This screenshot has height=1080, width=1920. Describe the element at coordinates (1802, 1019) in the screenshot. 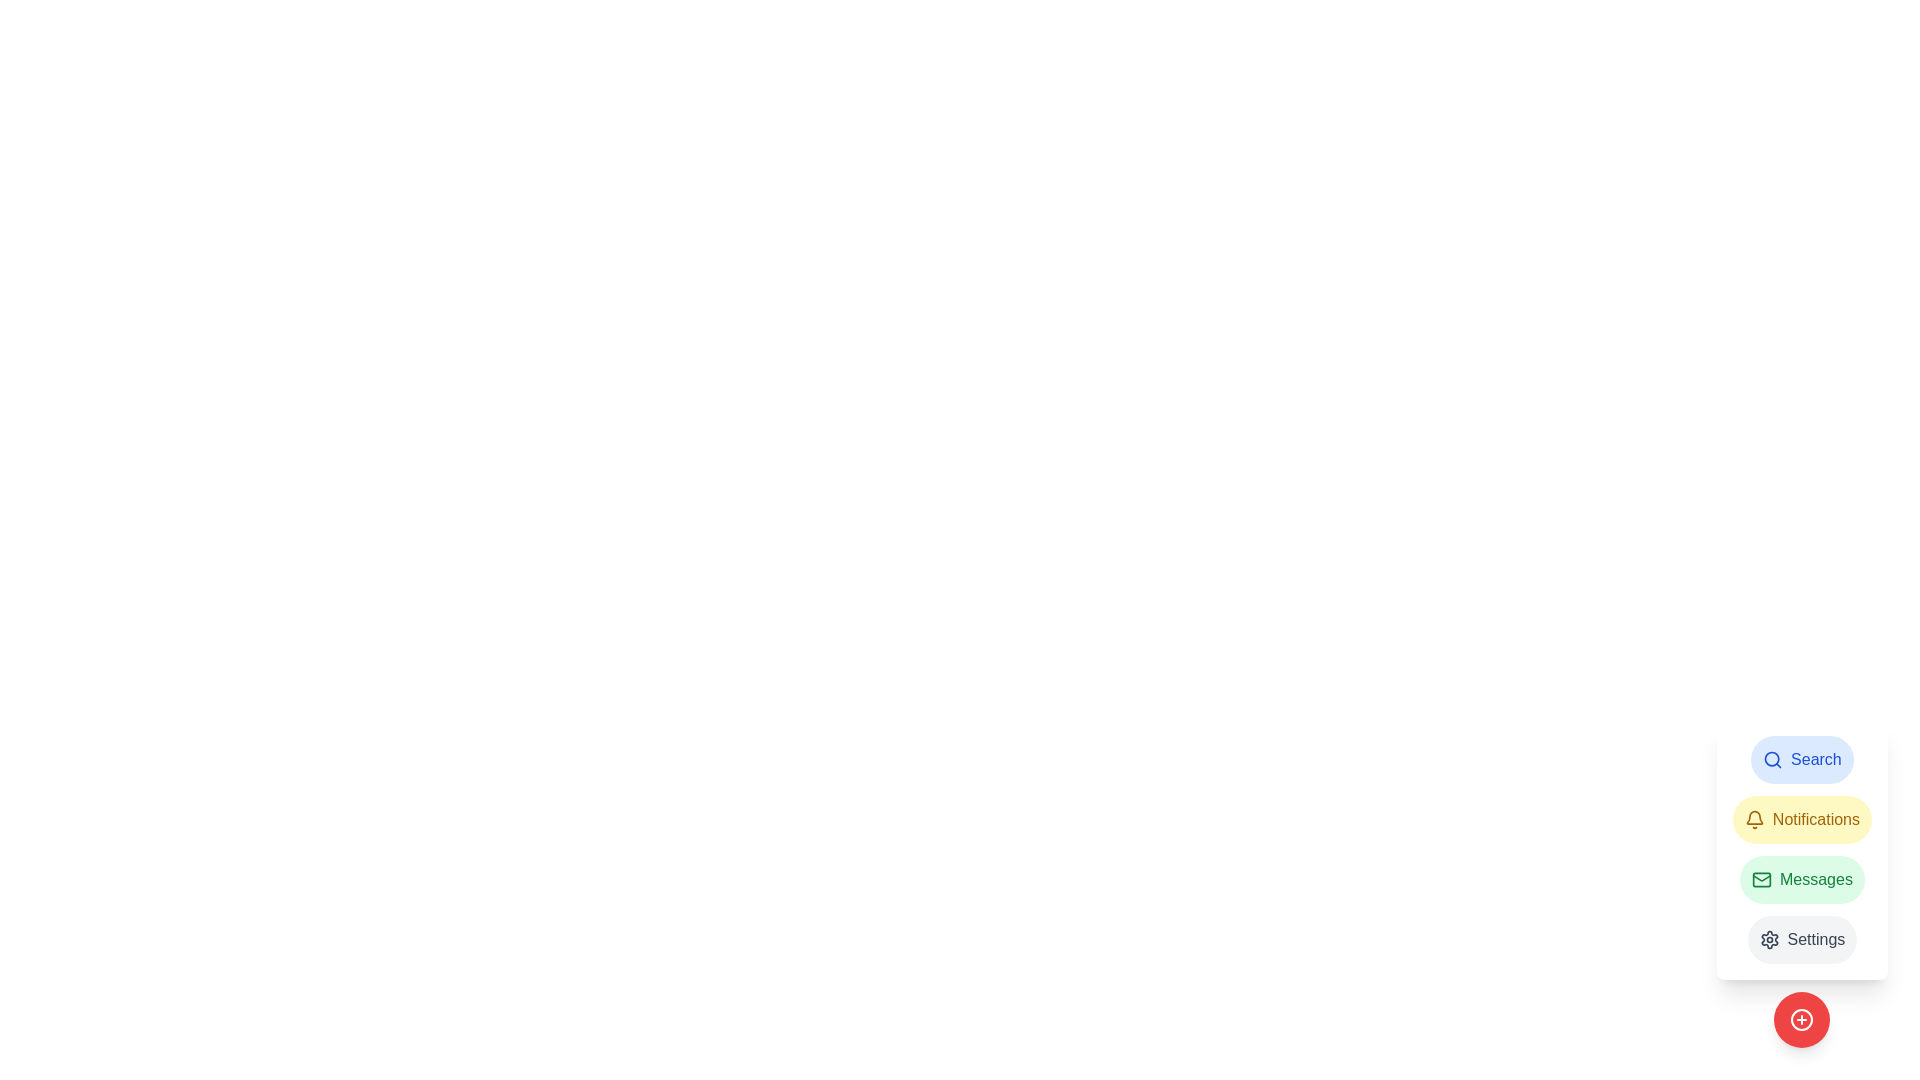

I see `the circular red button with a white plus sign at the bottom-right corner of the button group for keyboard interaction` at that location.